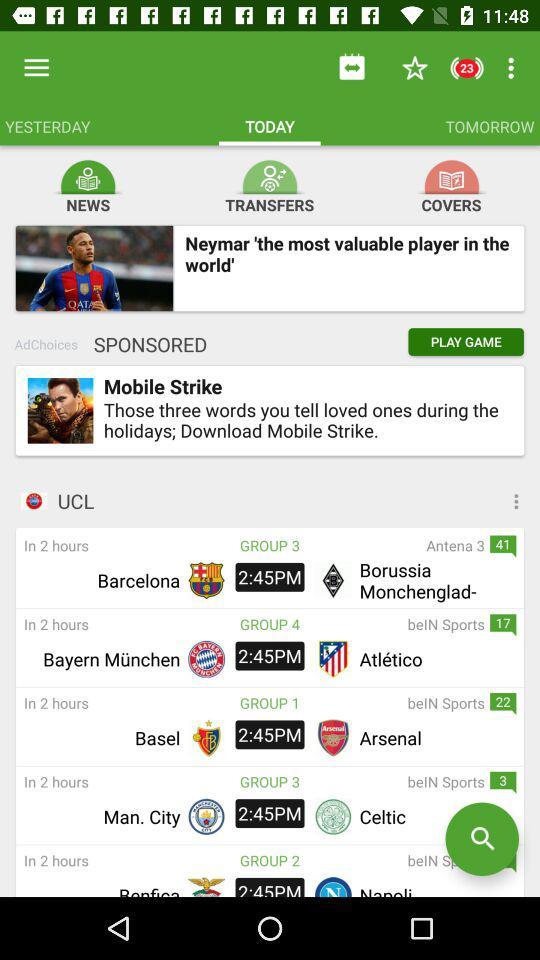 This screenshot has width=540, height=960. What do you see at coordinates (441, 500) in the screenshot?
I see `expand or hide results` at bounding box center [441, 500].